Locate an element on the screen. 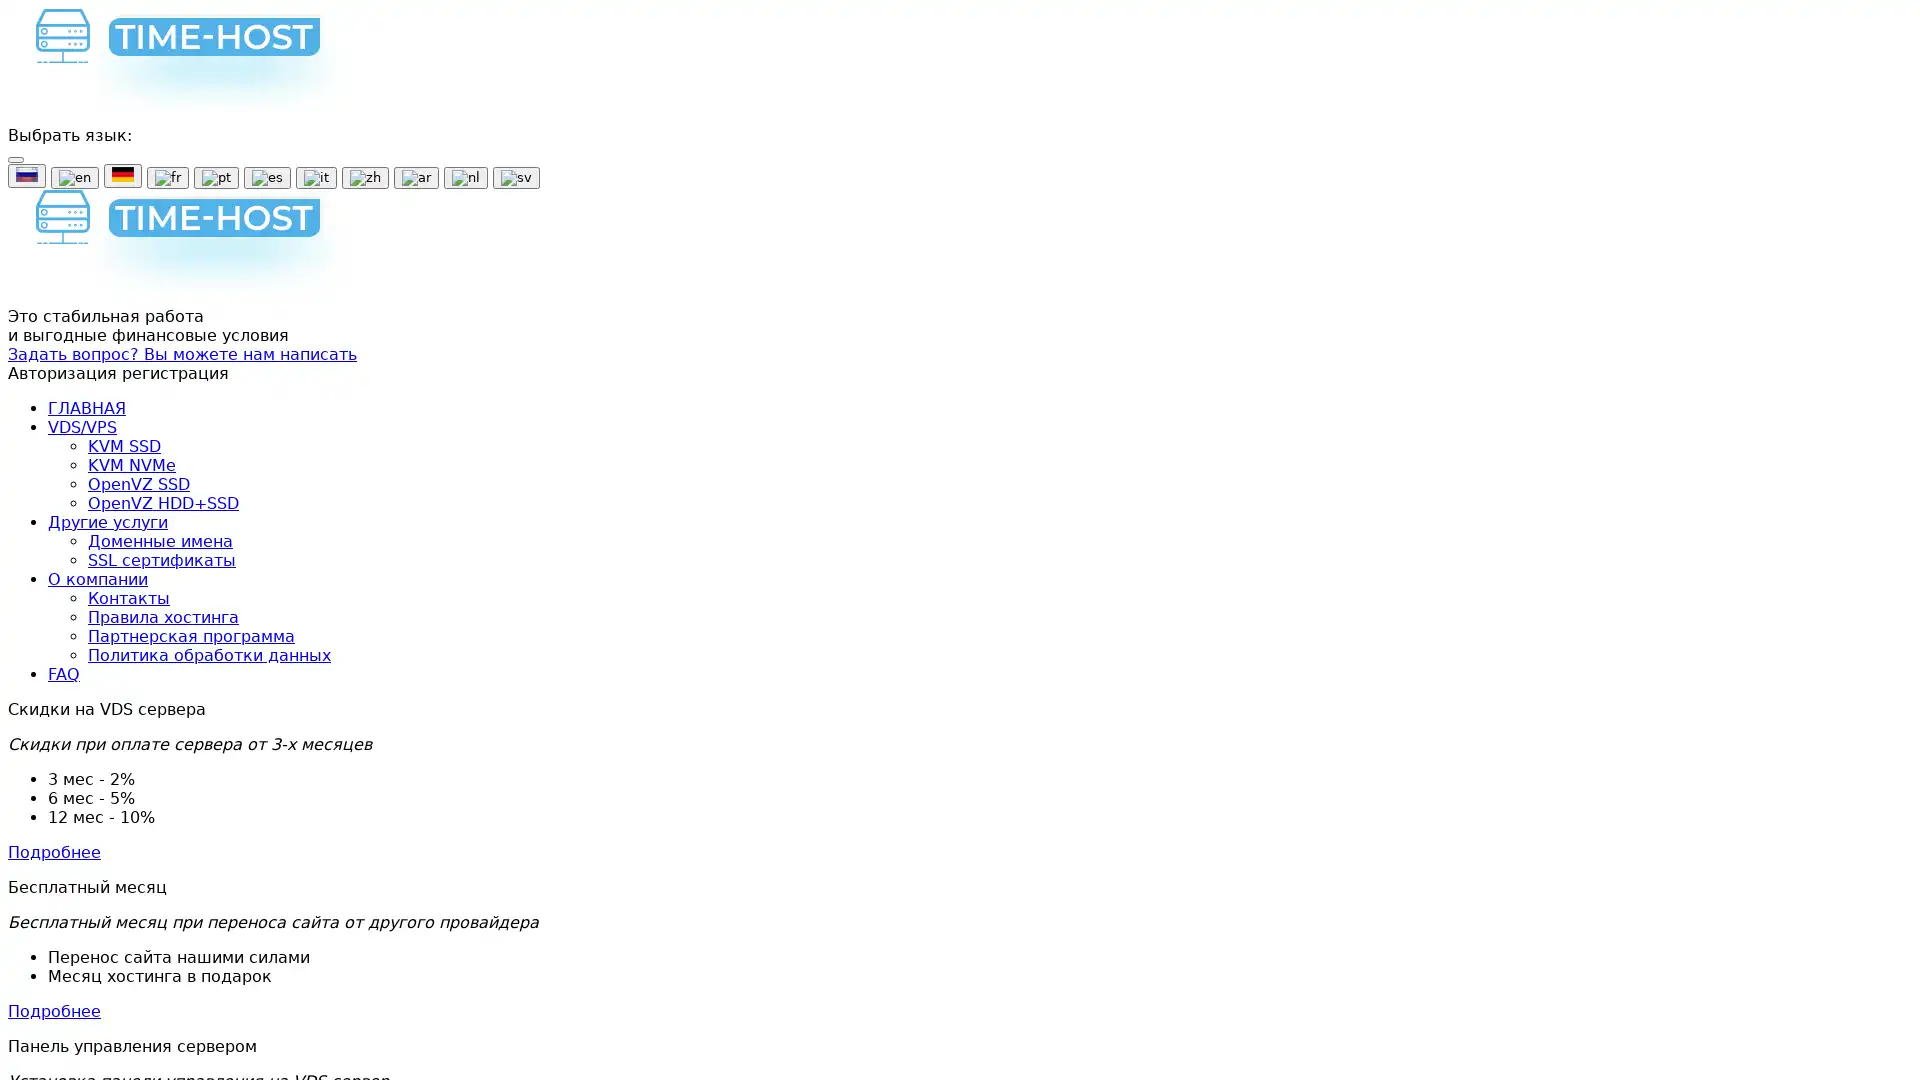 The image size is (1920, 1080). it is located at coordinates (315, 176).